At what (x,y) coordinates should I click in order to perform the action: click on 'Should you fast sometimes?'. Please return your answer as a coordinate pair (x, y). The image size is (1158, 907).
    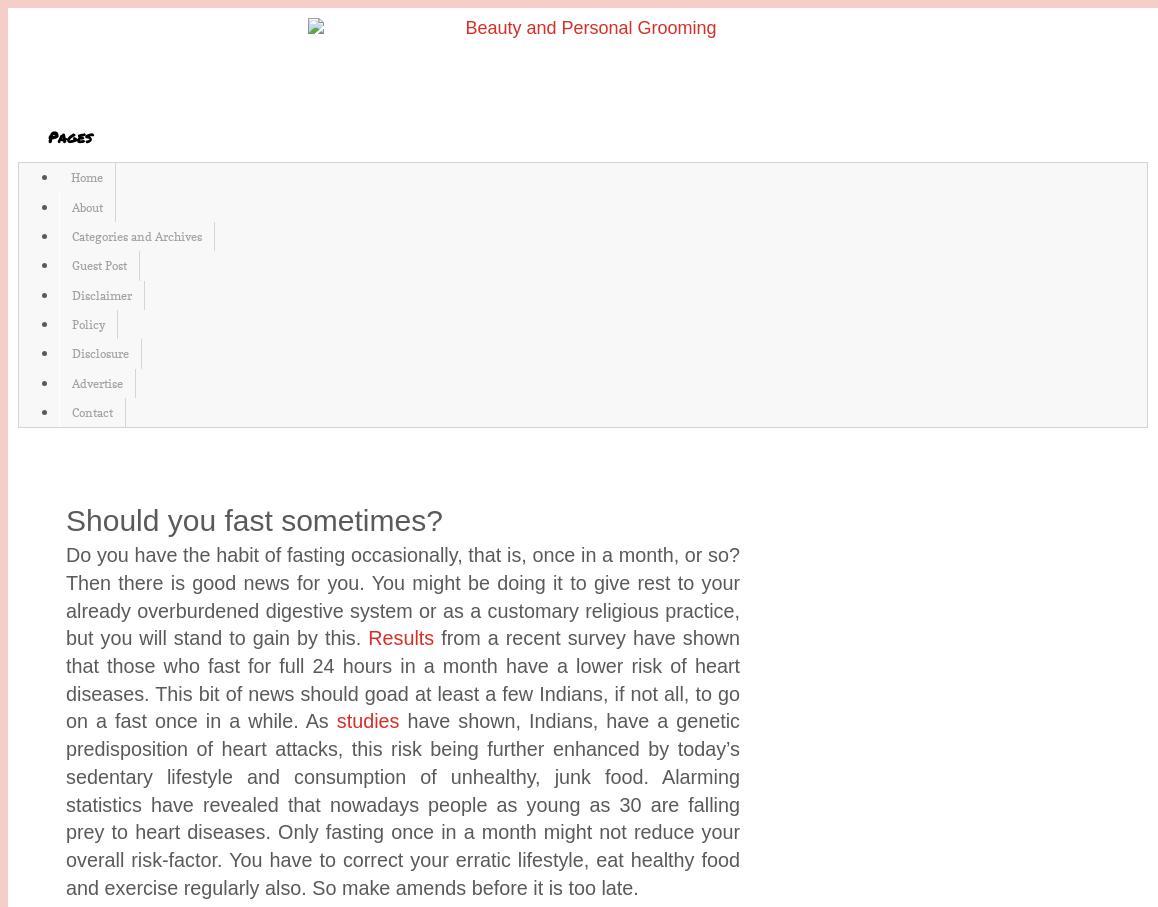
    Looking at the image, I should click on (252, 518).